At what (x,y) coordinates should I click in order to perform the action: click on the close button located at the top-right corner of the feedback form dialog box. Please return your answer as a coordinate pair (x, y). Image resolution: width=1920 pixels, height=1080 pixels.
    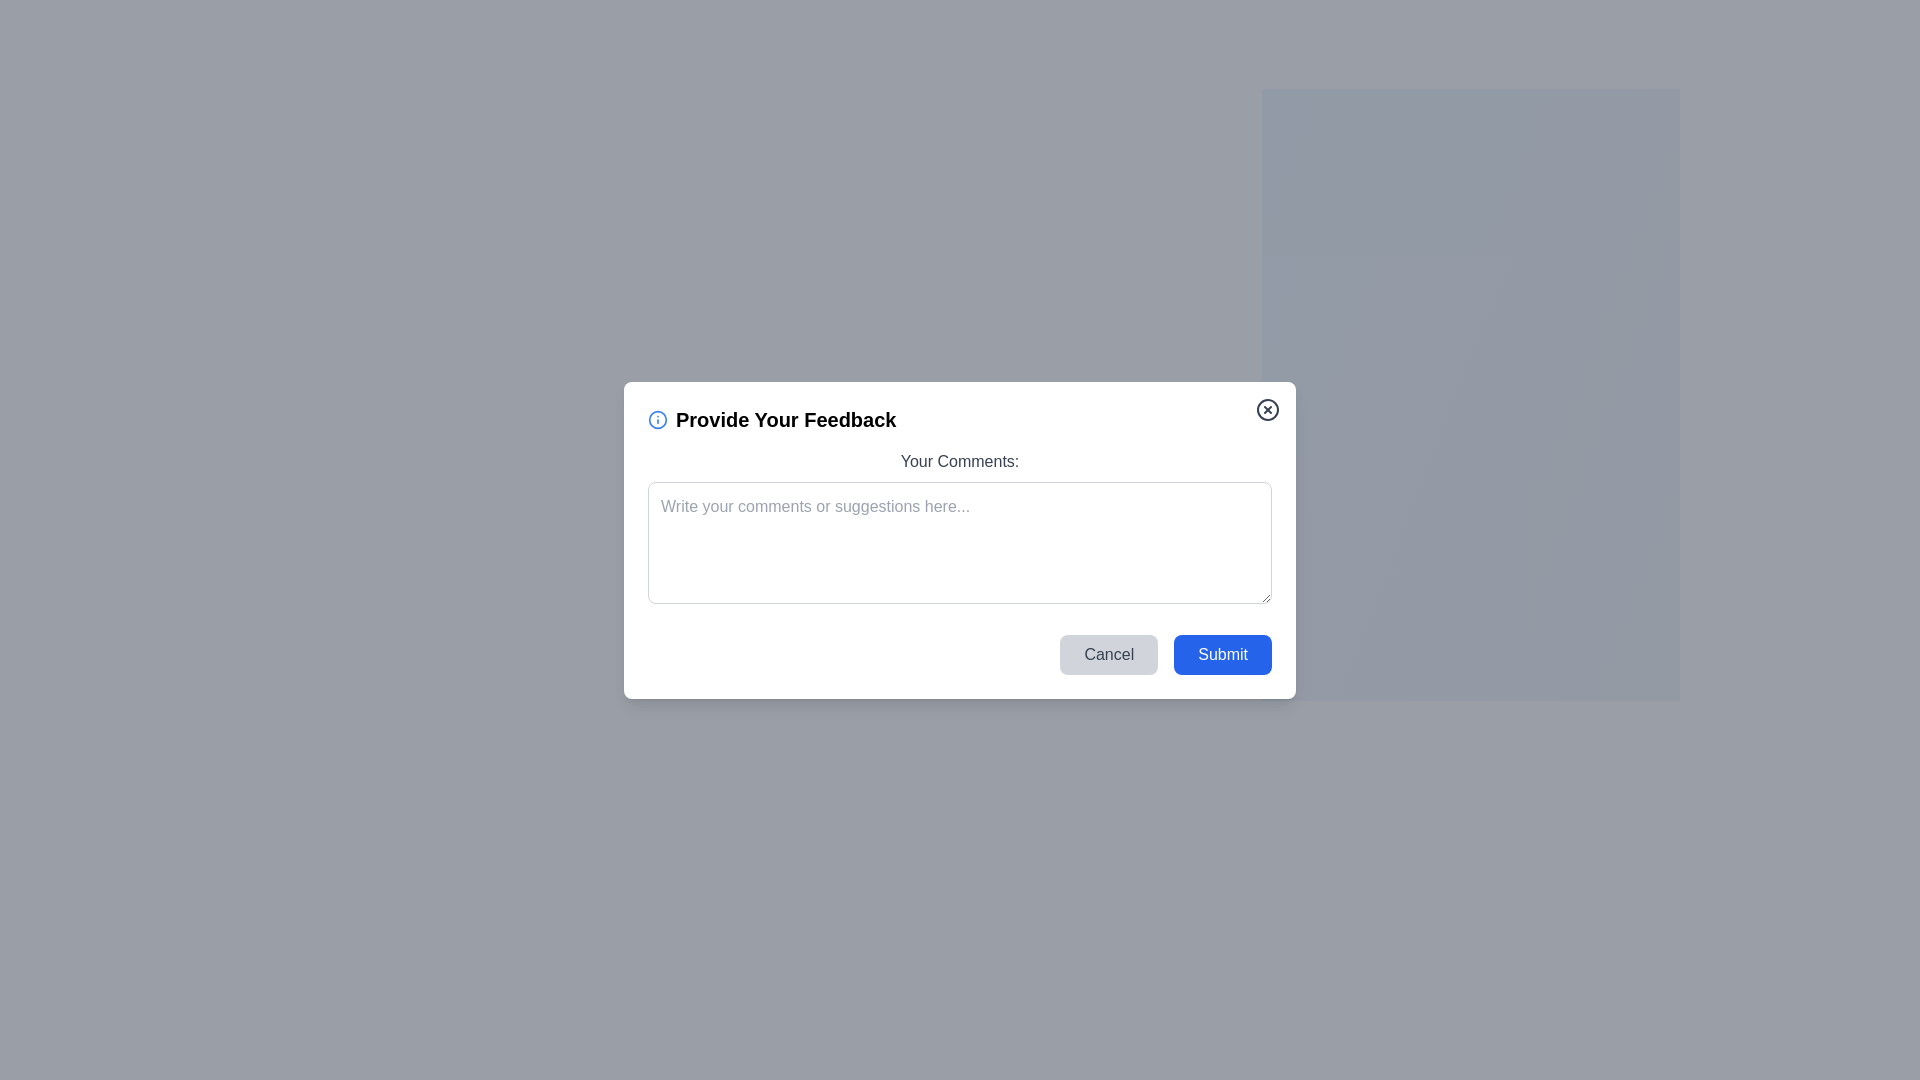
    Looking at the image, I should click on (1266, 407).